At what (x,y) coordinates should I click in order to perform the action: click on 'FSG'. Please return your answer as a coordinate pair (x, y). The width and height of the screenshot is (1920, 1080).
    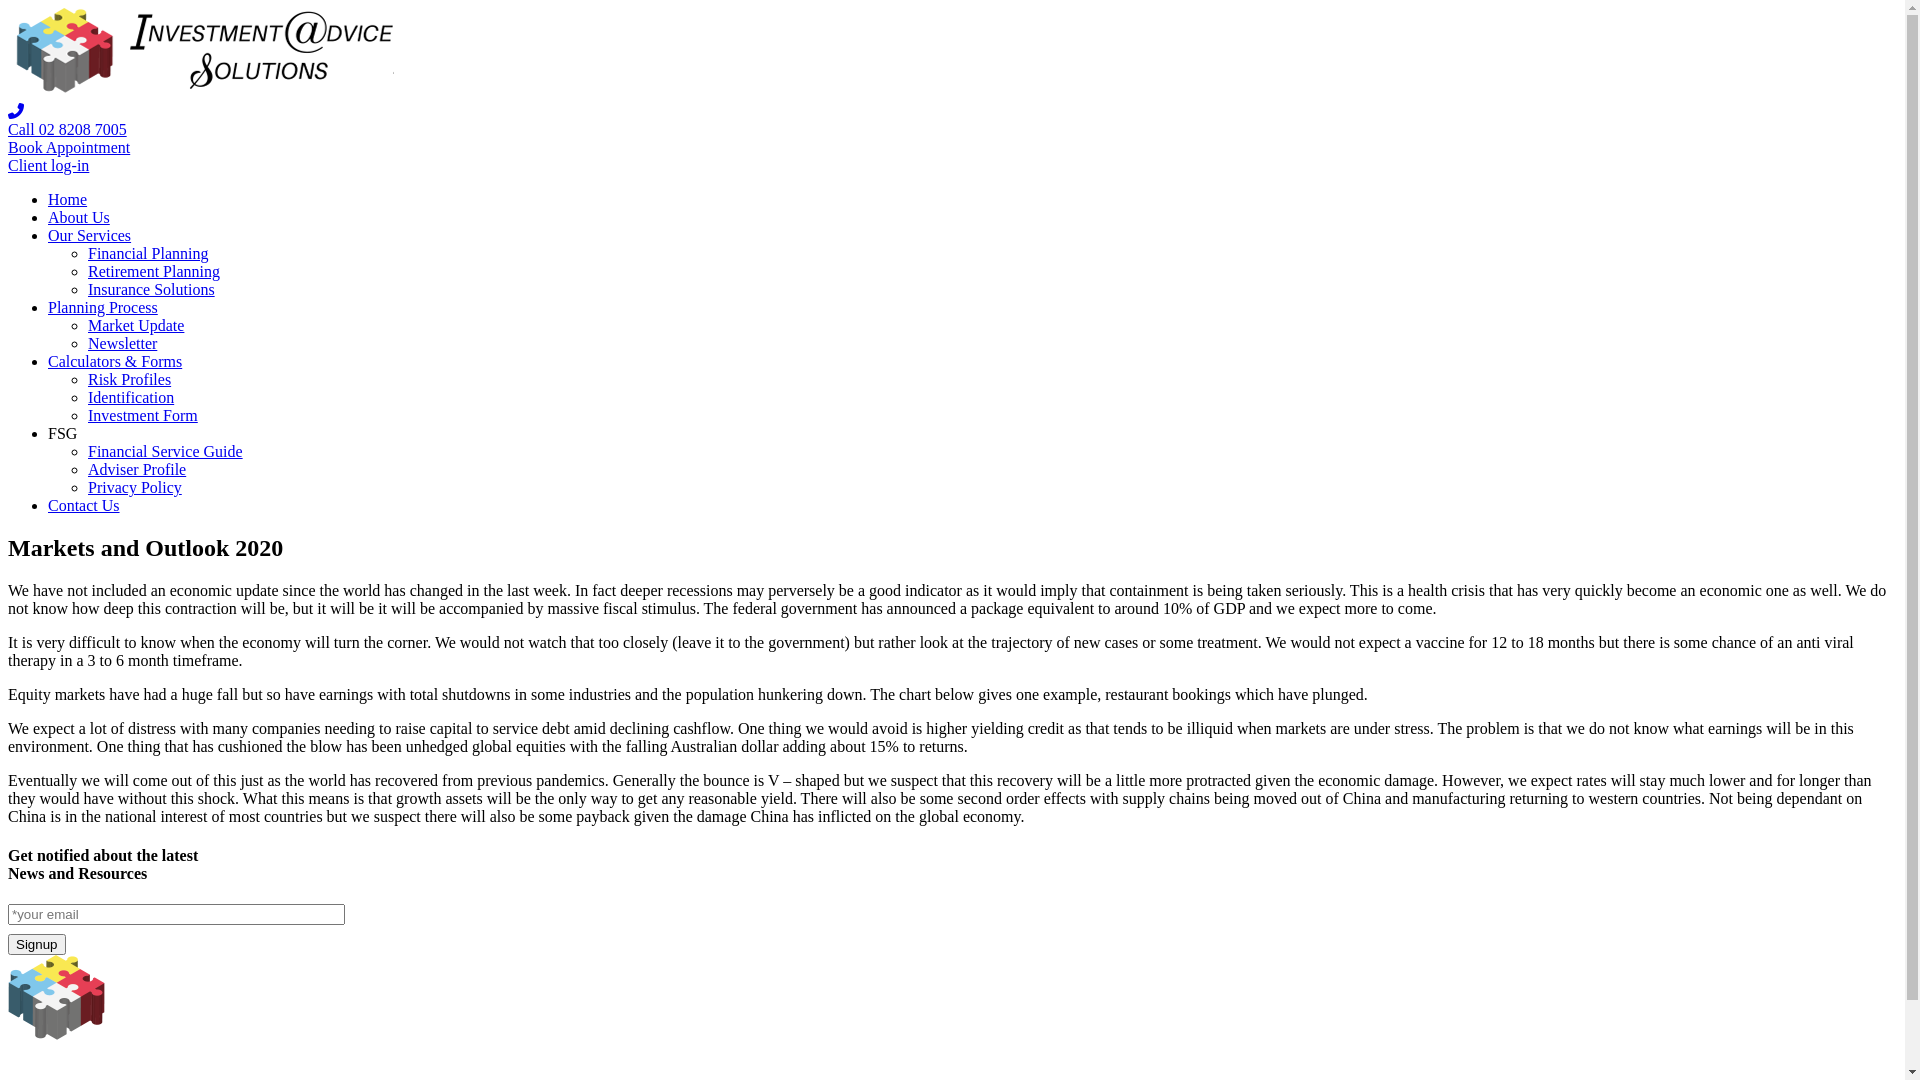
    Looking at the image, I should click on (62, 432).